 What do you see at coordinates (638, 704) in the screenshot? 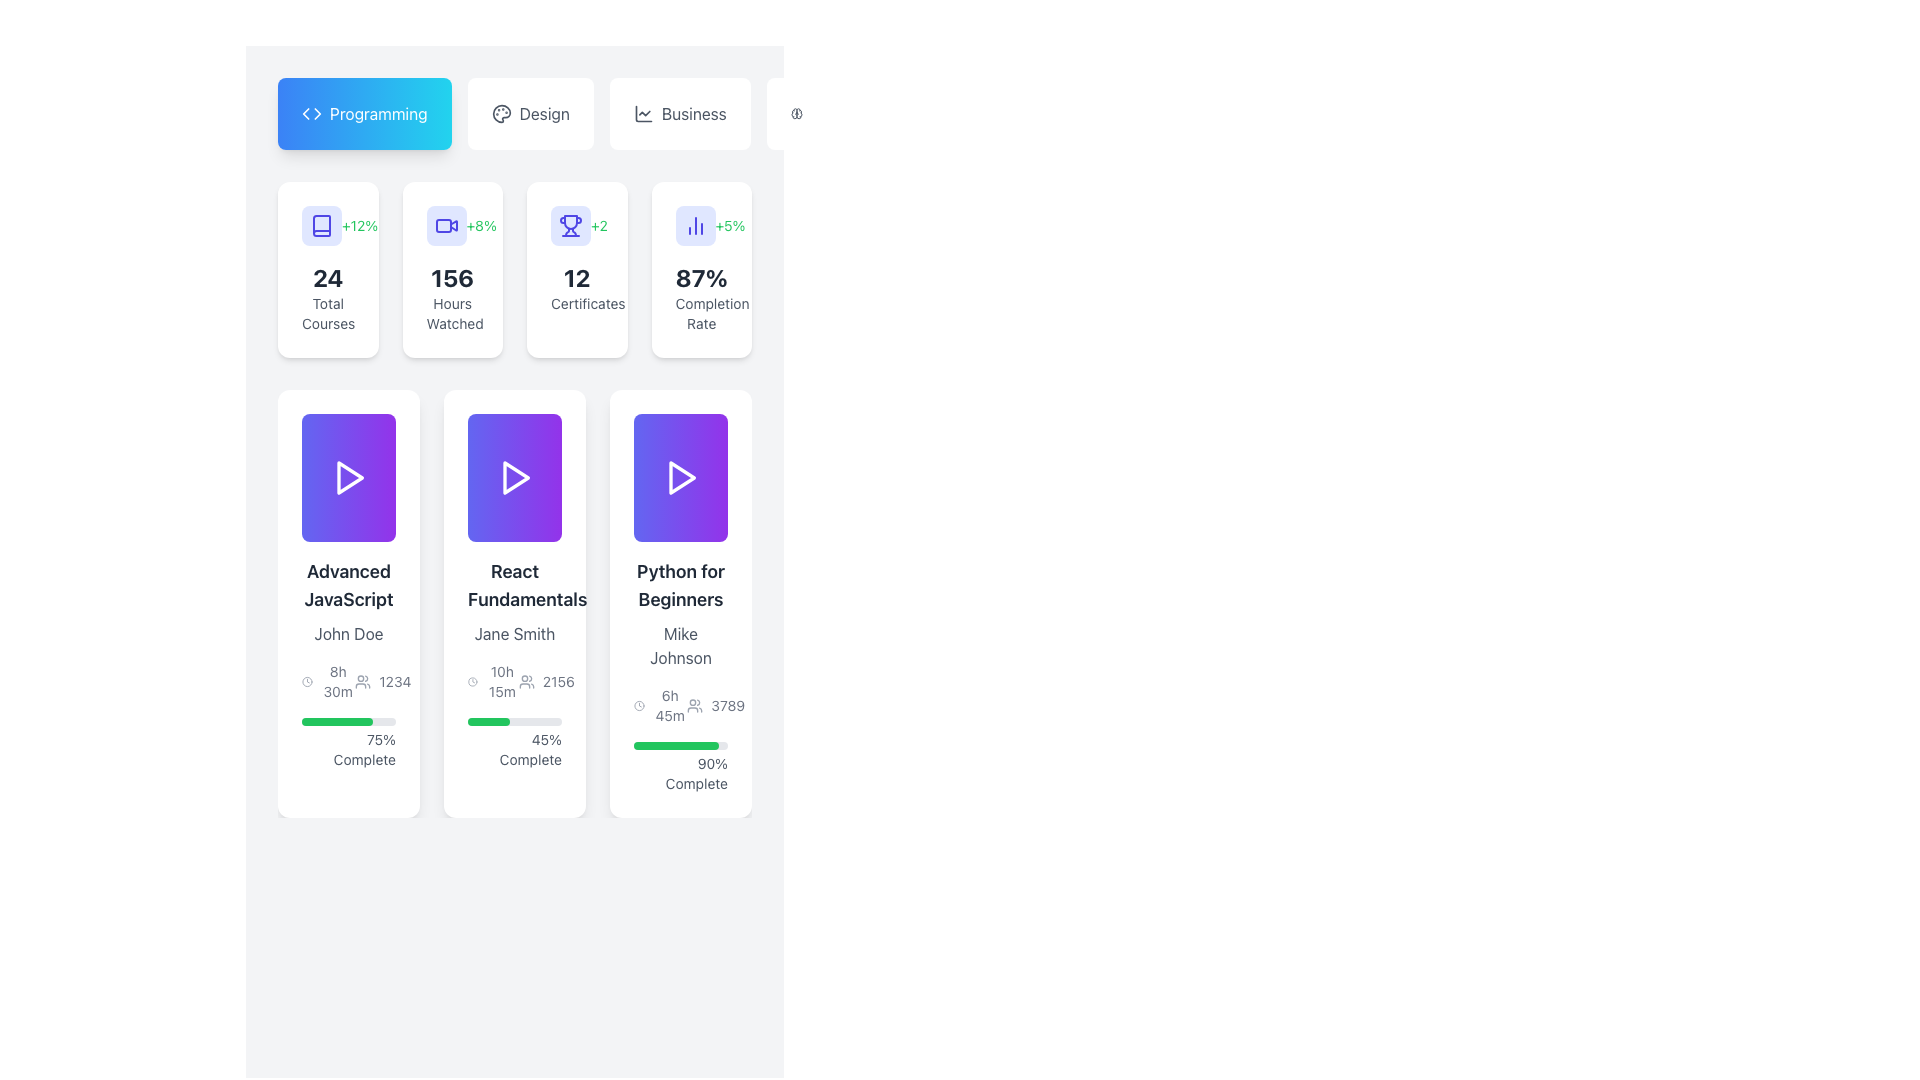
I see `the clock icon located at the bottom left corner of the 'Python for Beginners' course card for more information` at bounding box center [638, 704].